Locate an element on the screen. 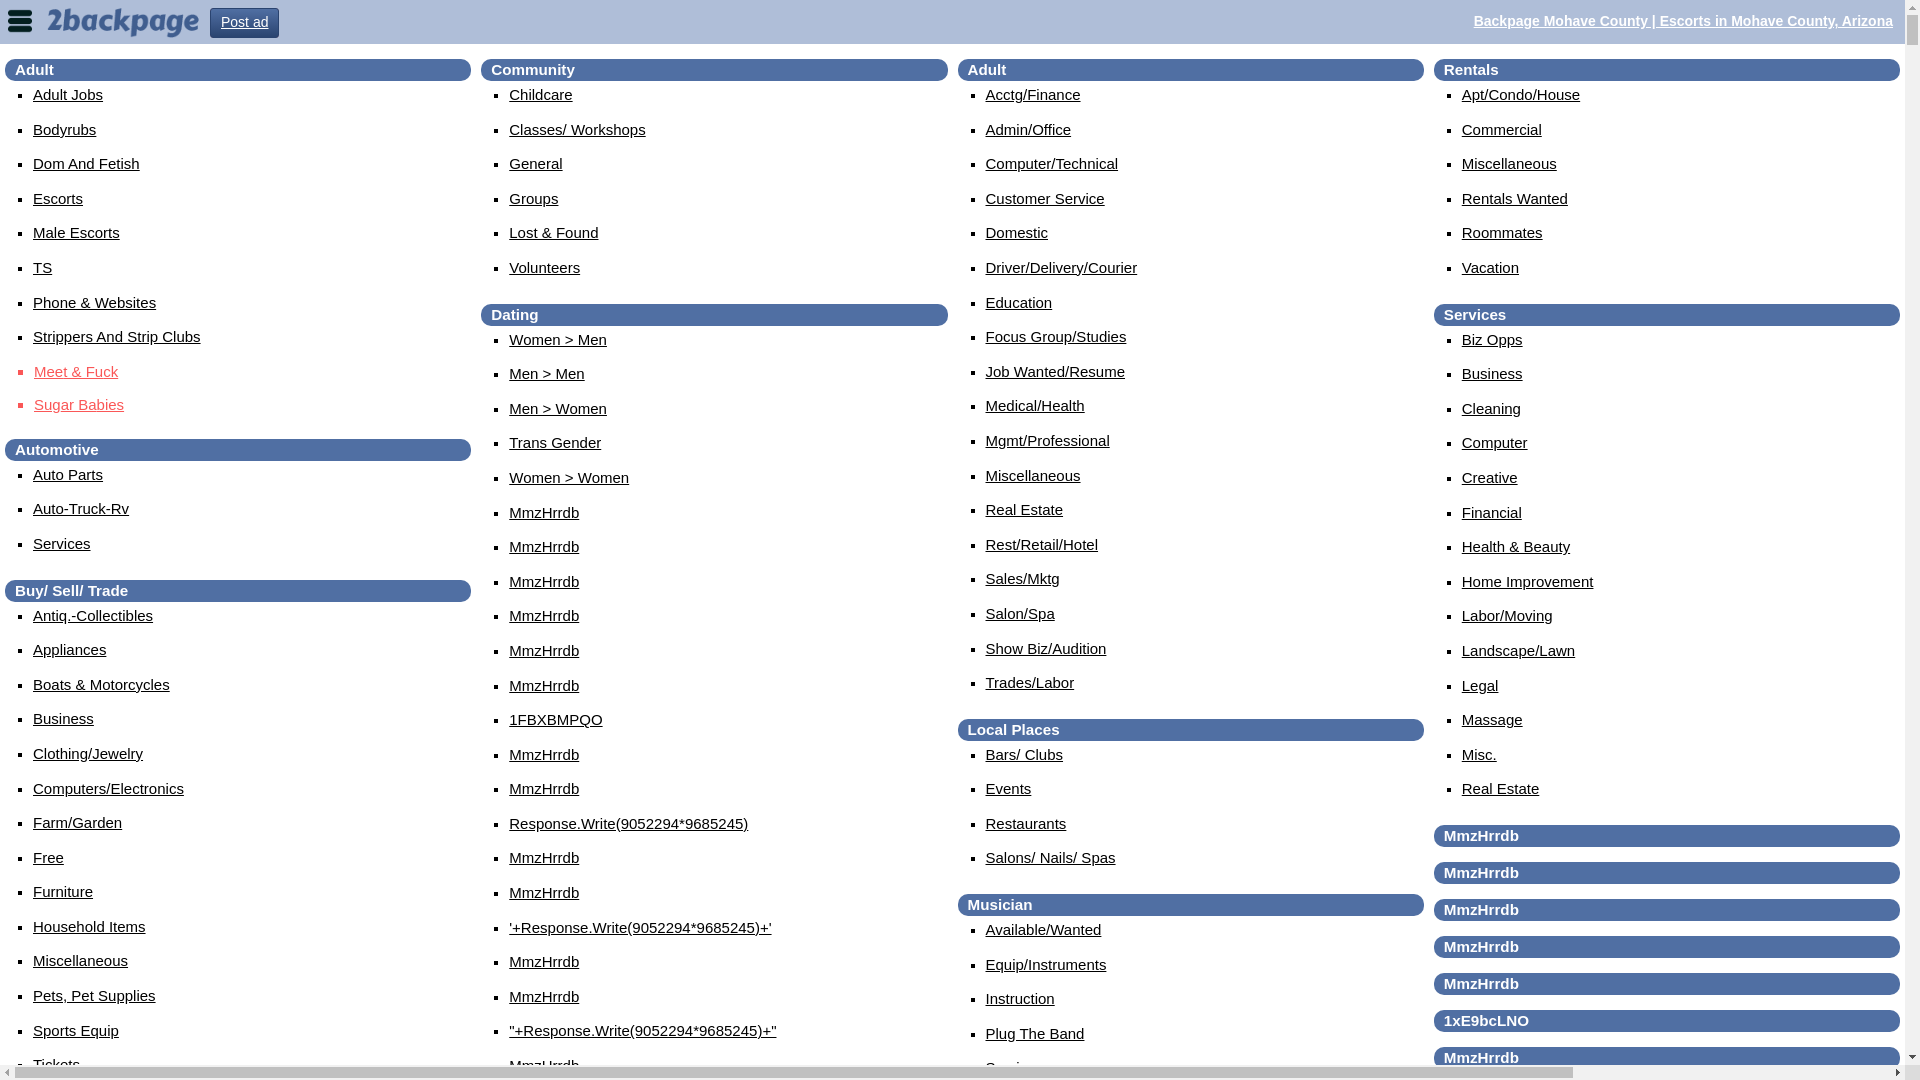 This screenshot has height=1080, width=1920. 'Financial' is located at coordinates (1492, 511).